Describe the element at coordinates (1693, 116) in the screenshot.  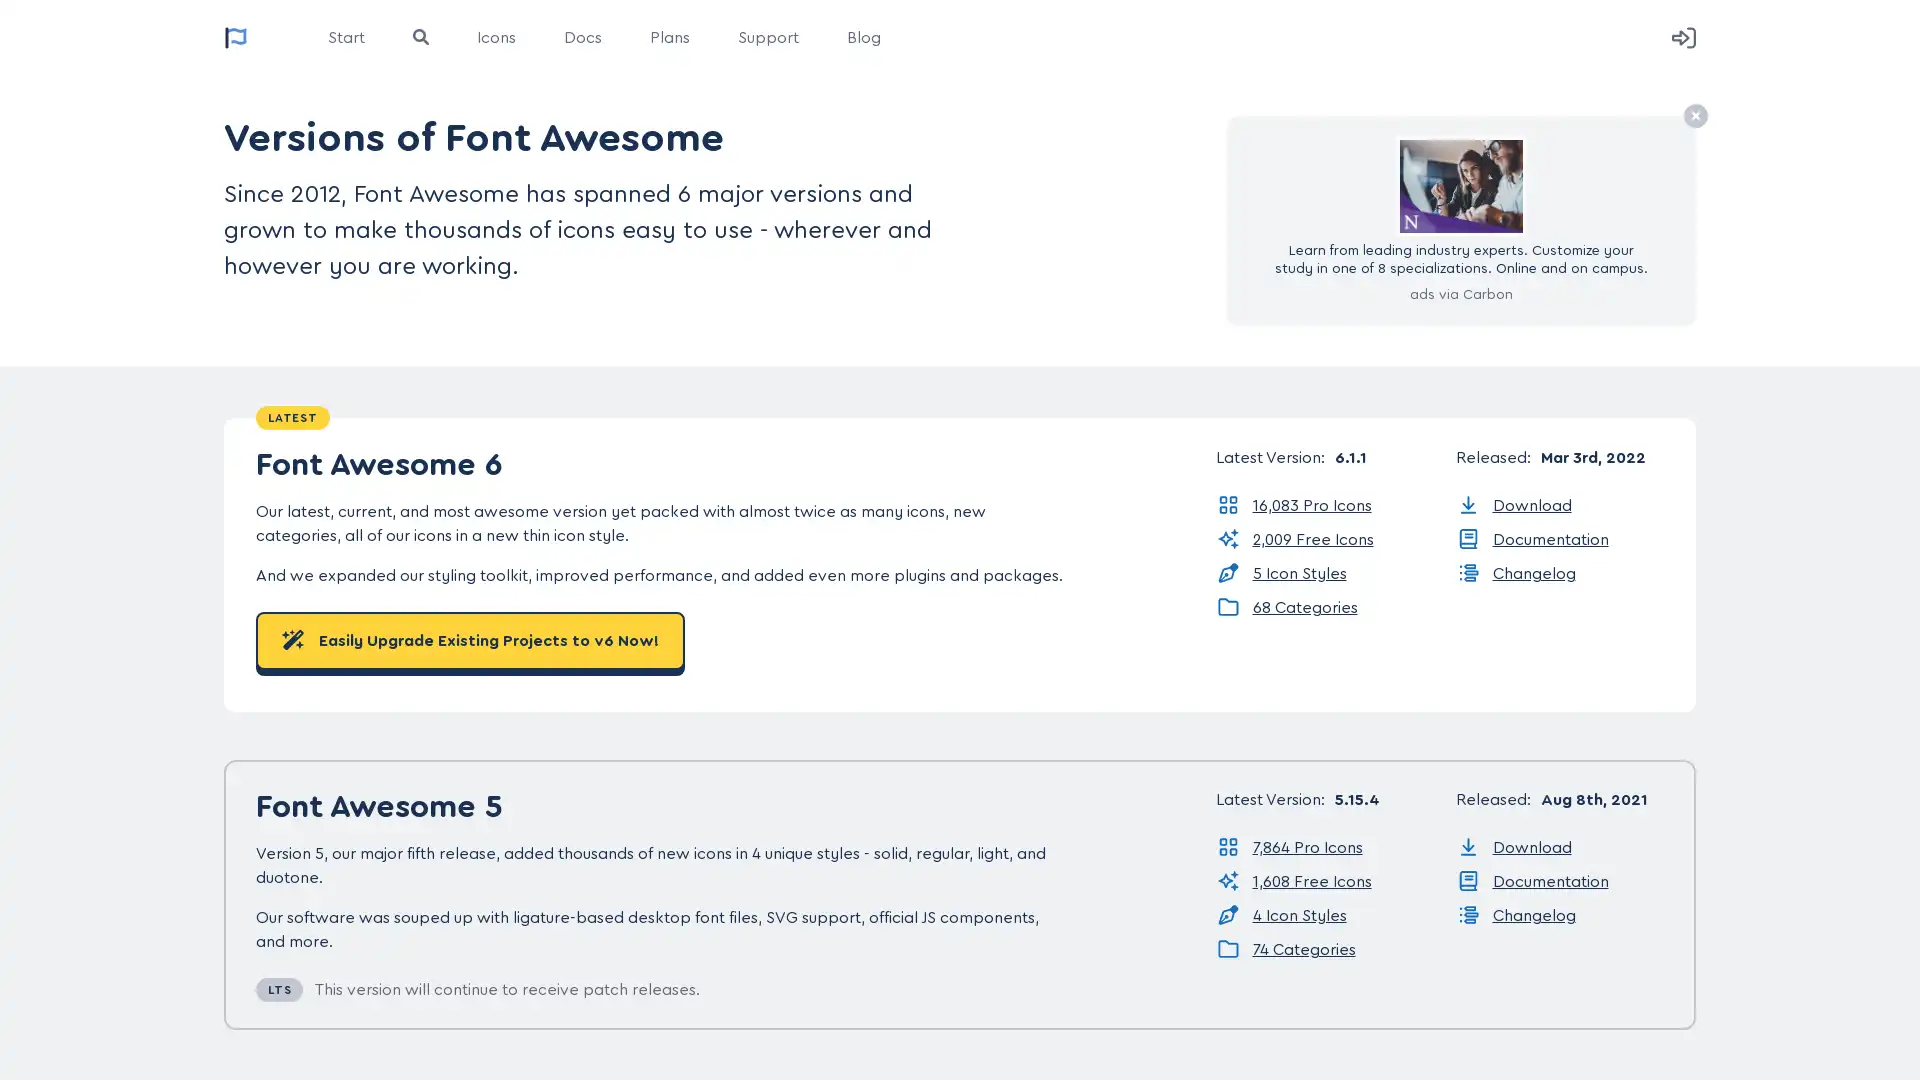
I see `Remove Ad` at that location.